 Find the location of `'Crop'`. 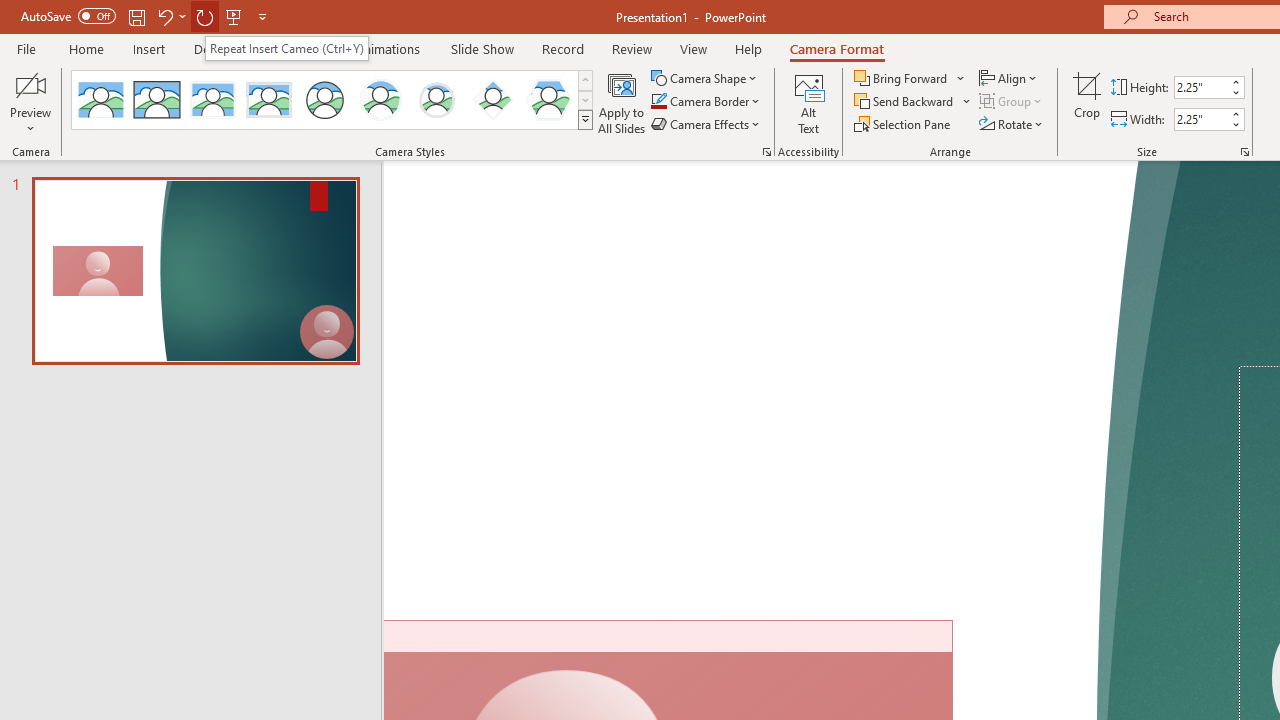

'Crop' is located at coordinates (1086, 103).